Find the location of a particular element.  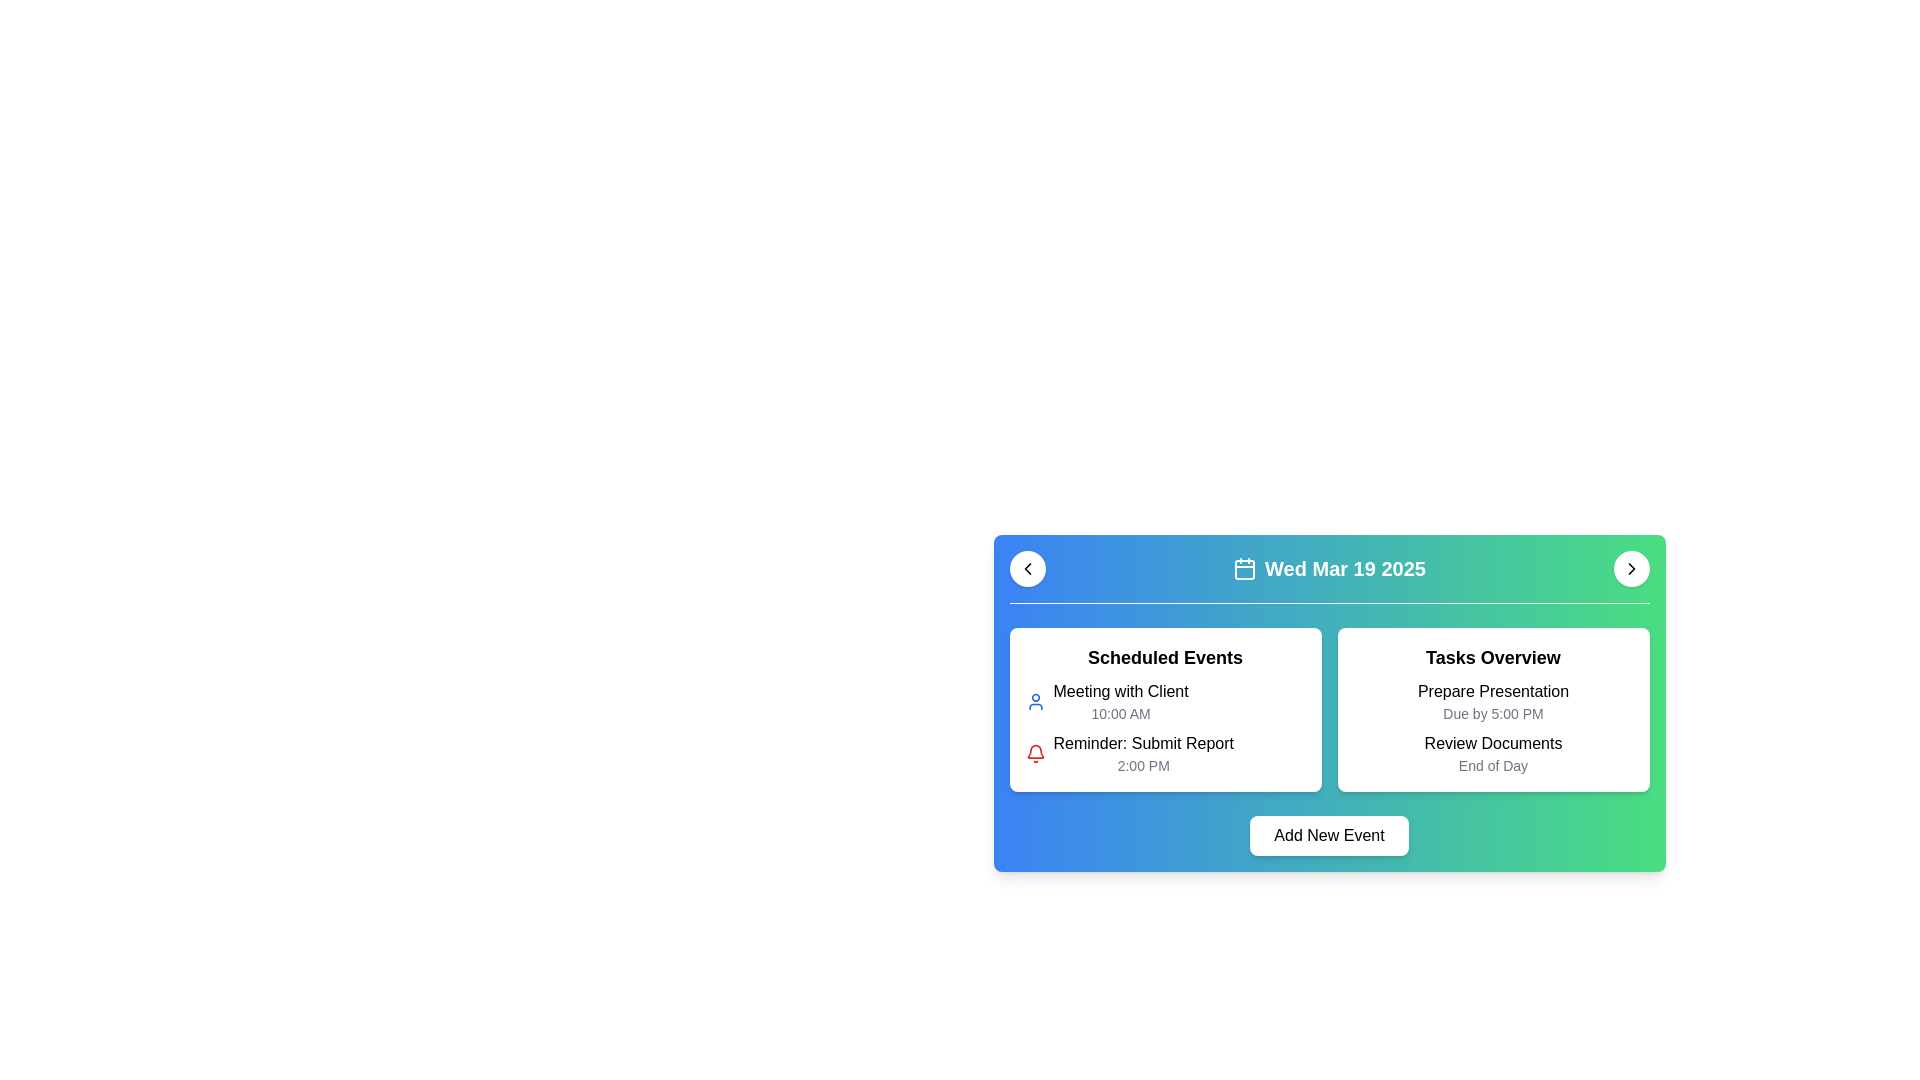

the Header text element that serves as a heading for the 'Scheduled Events' section, located at the top of the card for Wed Mar 19 2025 is located at coordinates (1165, 658).